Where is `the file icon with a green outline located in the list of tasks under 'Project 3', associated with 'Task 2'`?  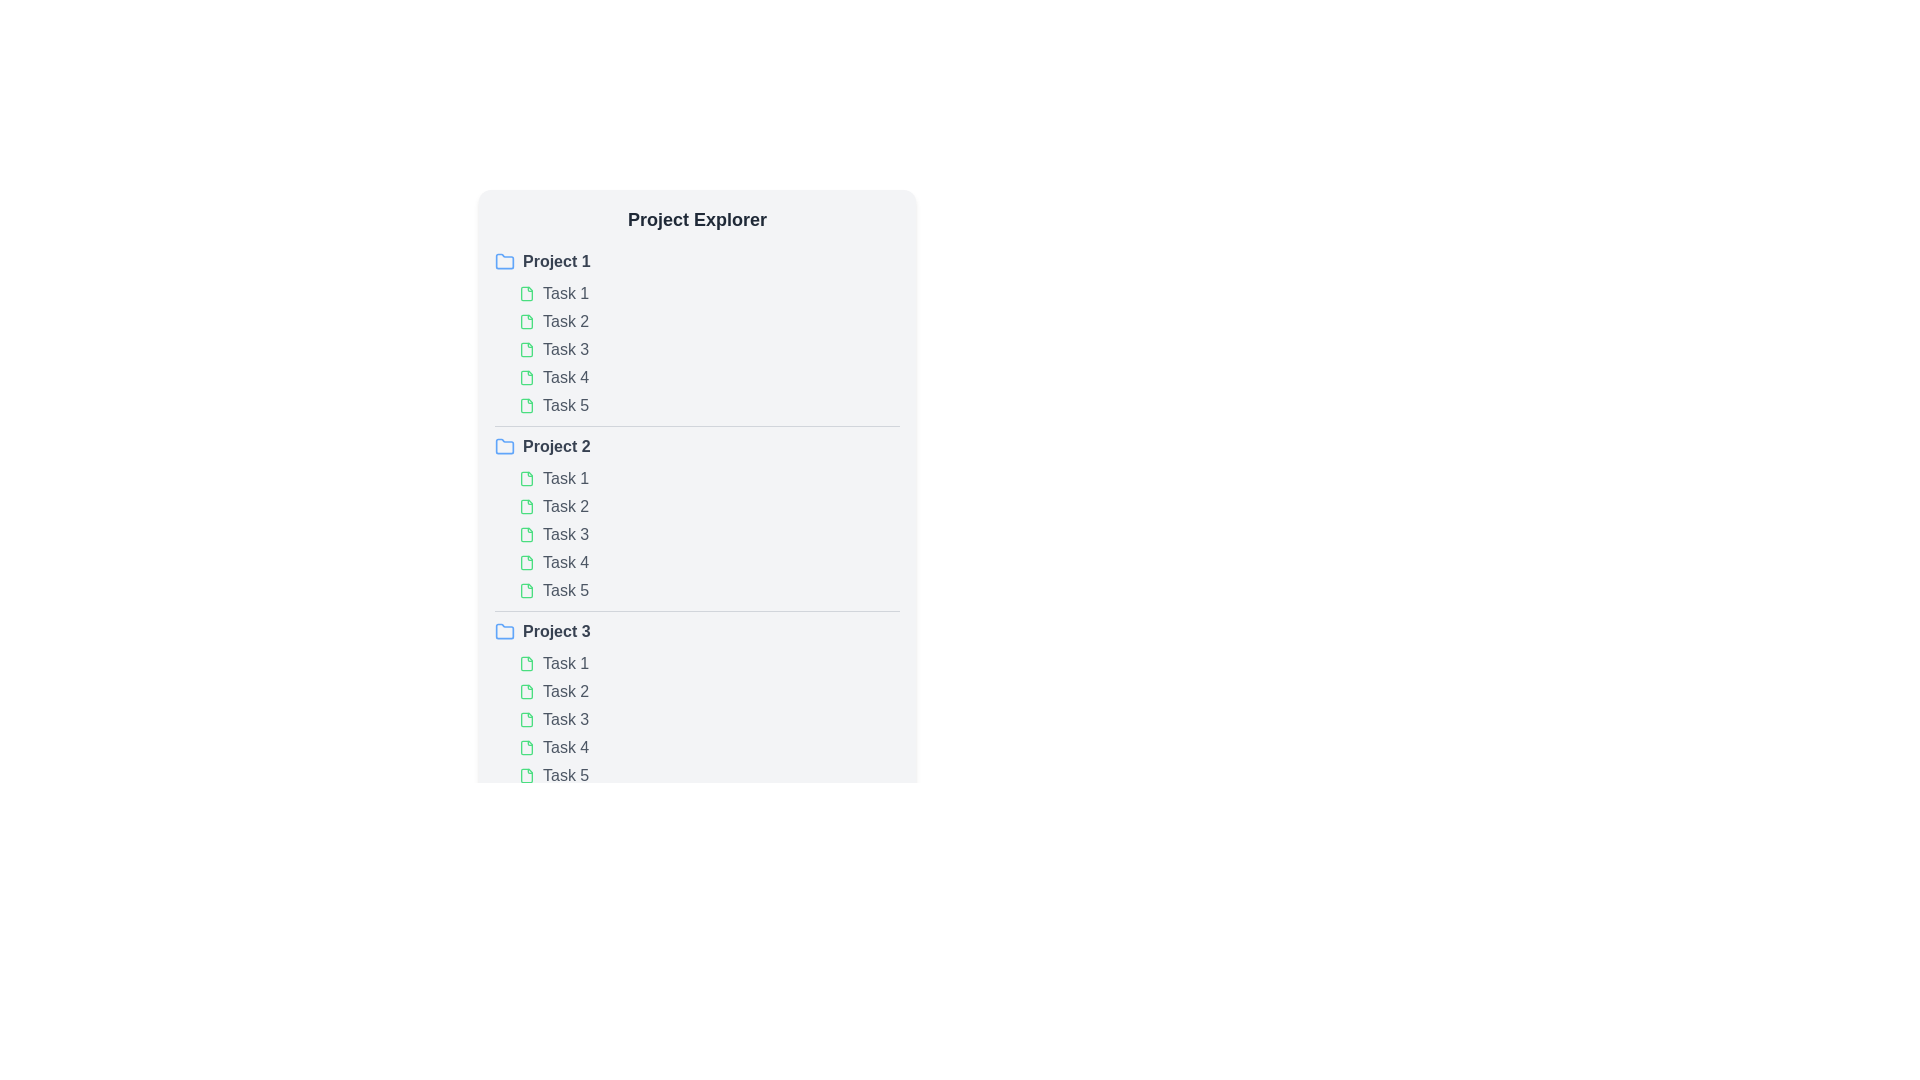 the file icon with a green outline located in the list of tasks under 'Project 3', associated with 'Task 2' is located at coordinates (527, 690).